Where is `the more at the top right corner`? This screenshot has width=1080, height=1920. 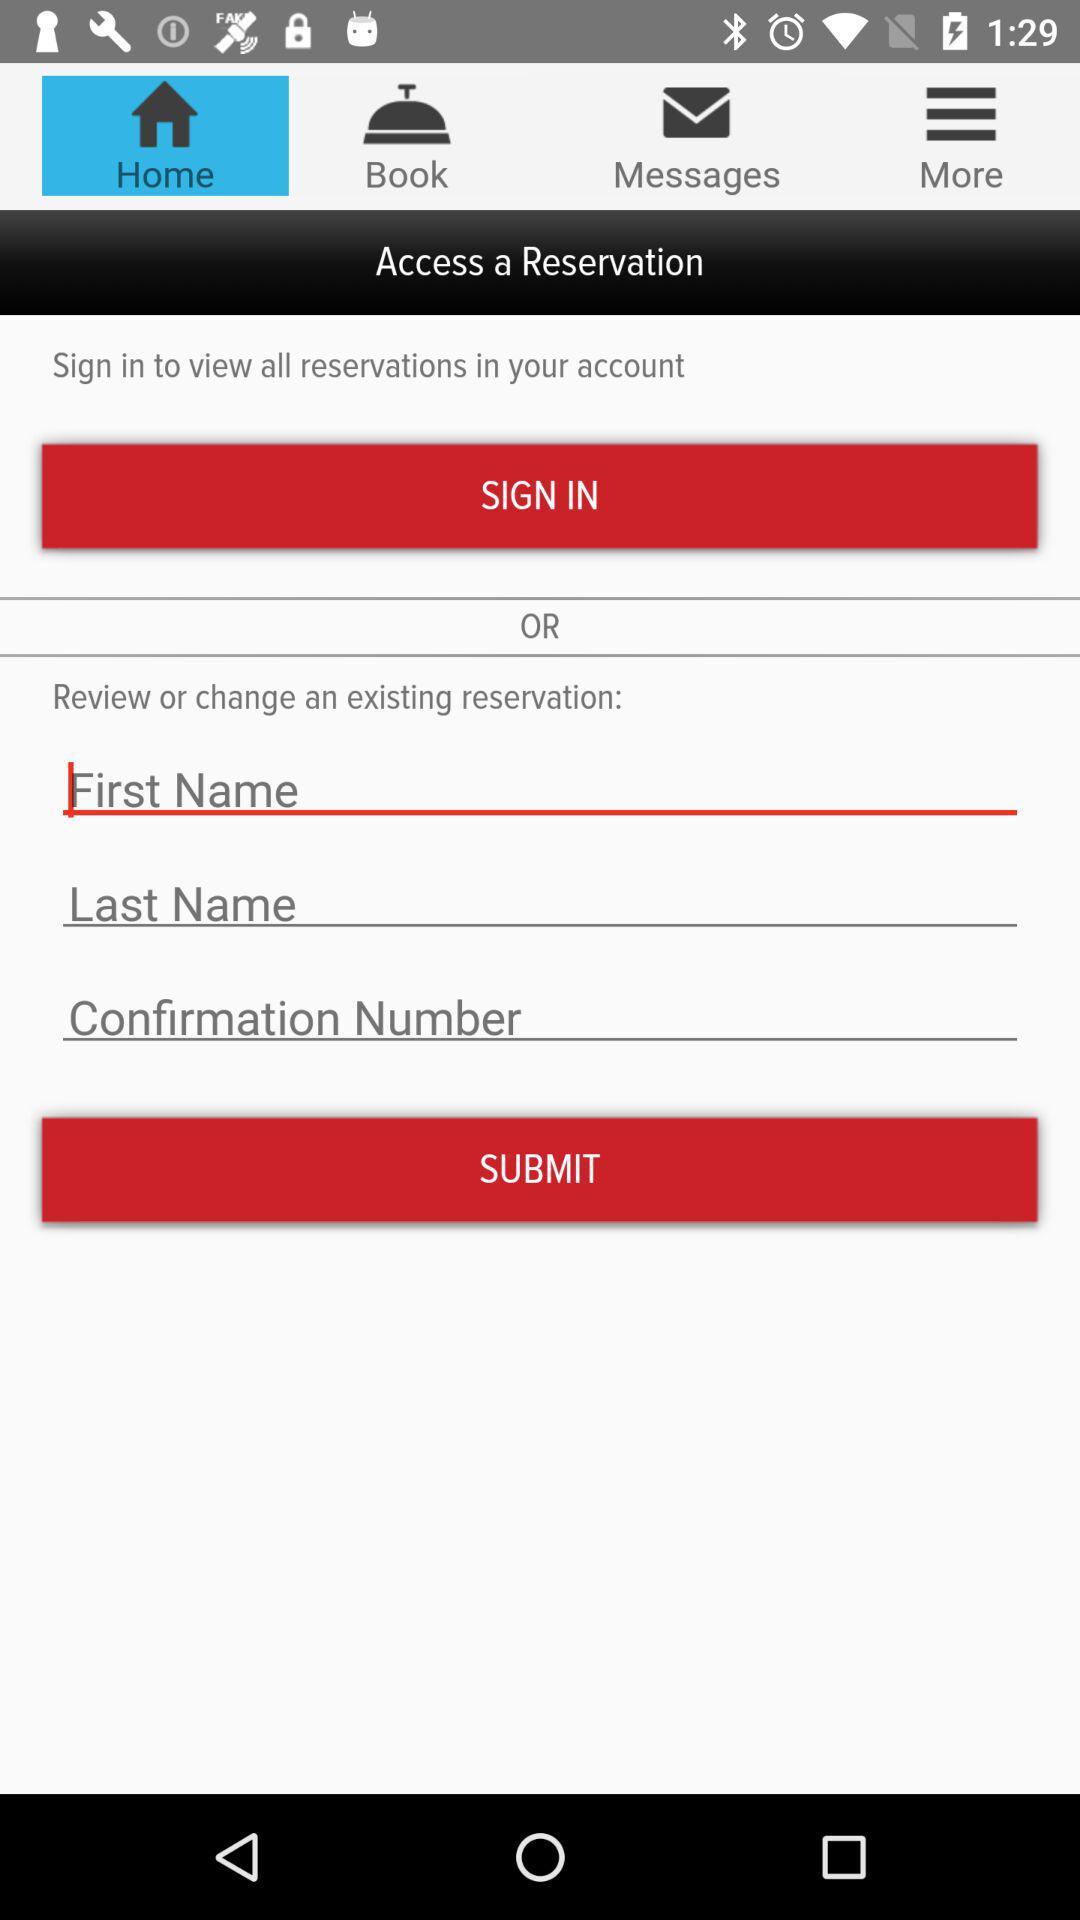 the more at the top right corner is located at coordinates (960, 134).